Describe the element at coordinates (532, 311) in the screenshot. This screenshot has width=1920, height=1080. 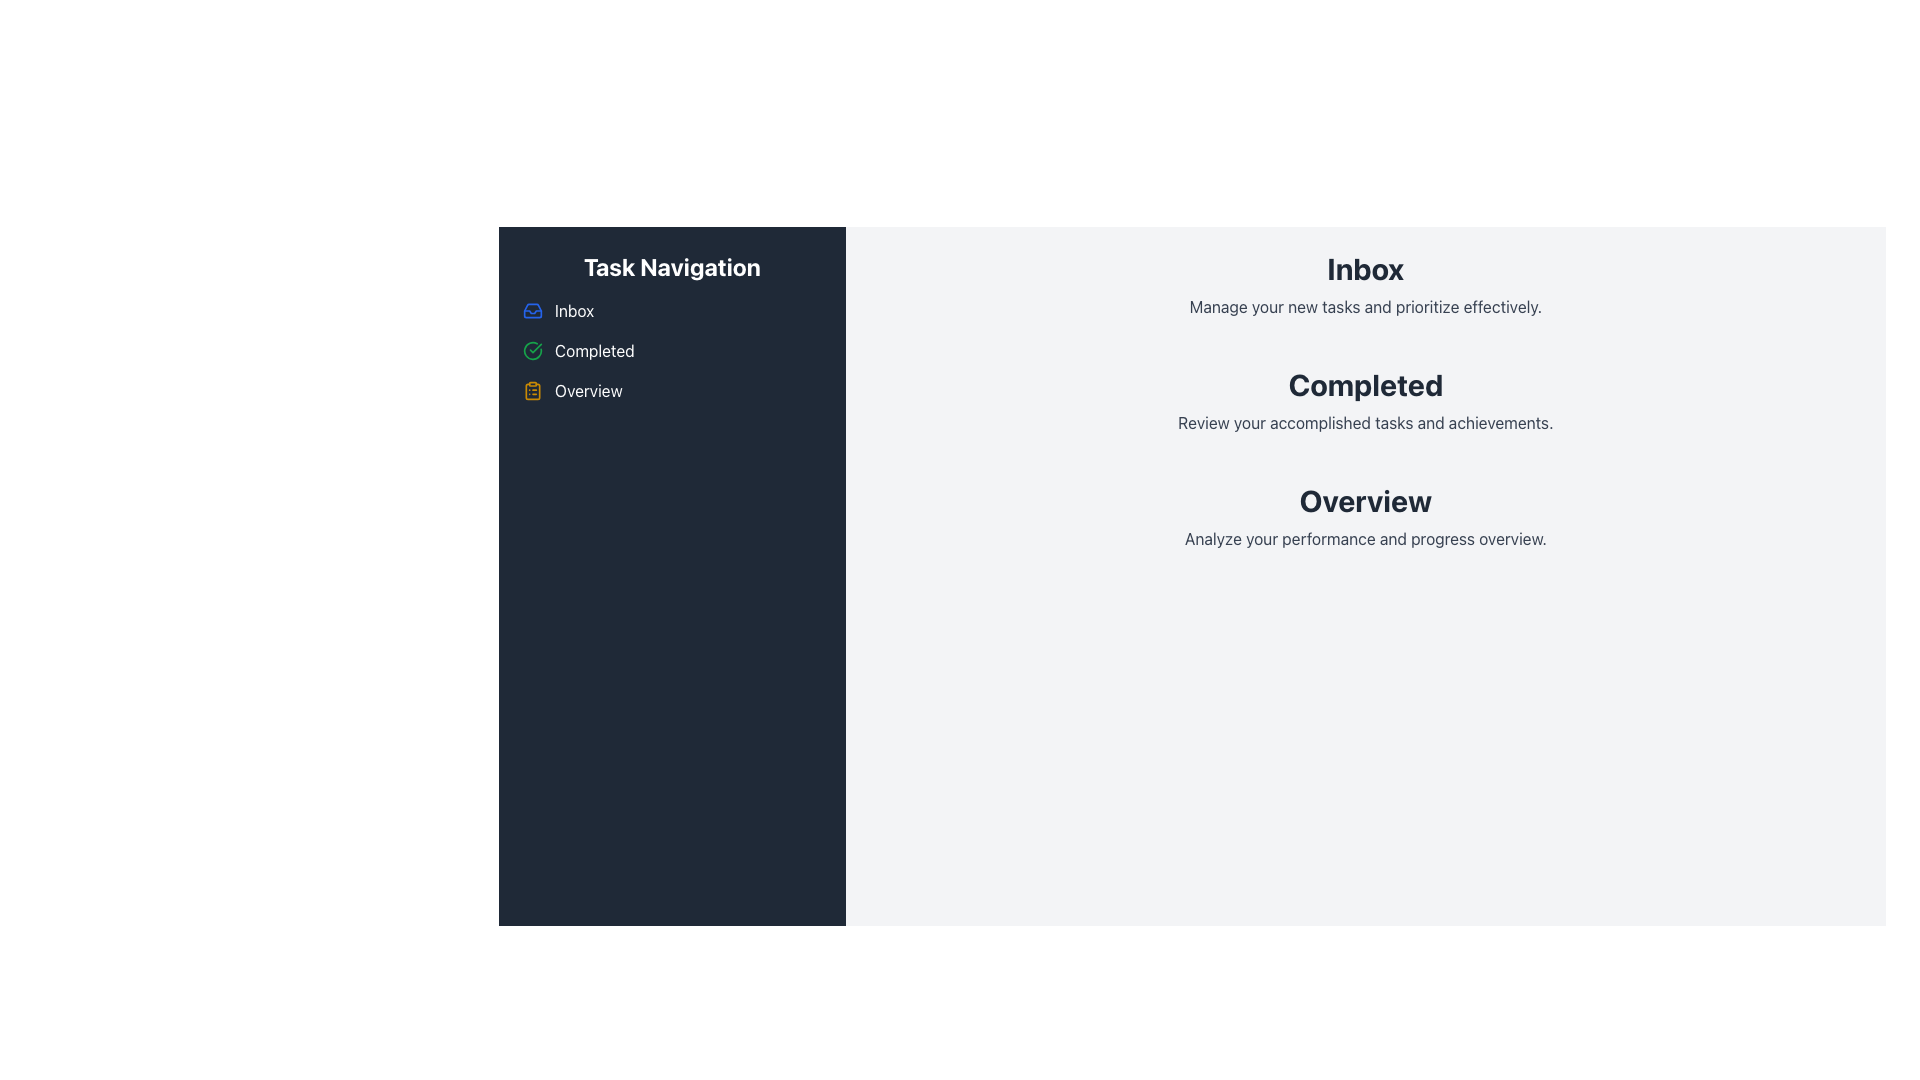
I see `the blue inbox icon located next to the 'Inbox' label in the dark sidebar` at that location.